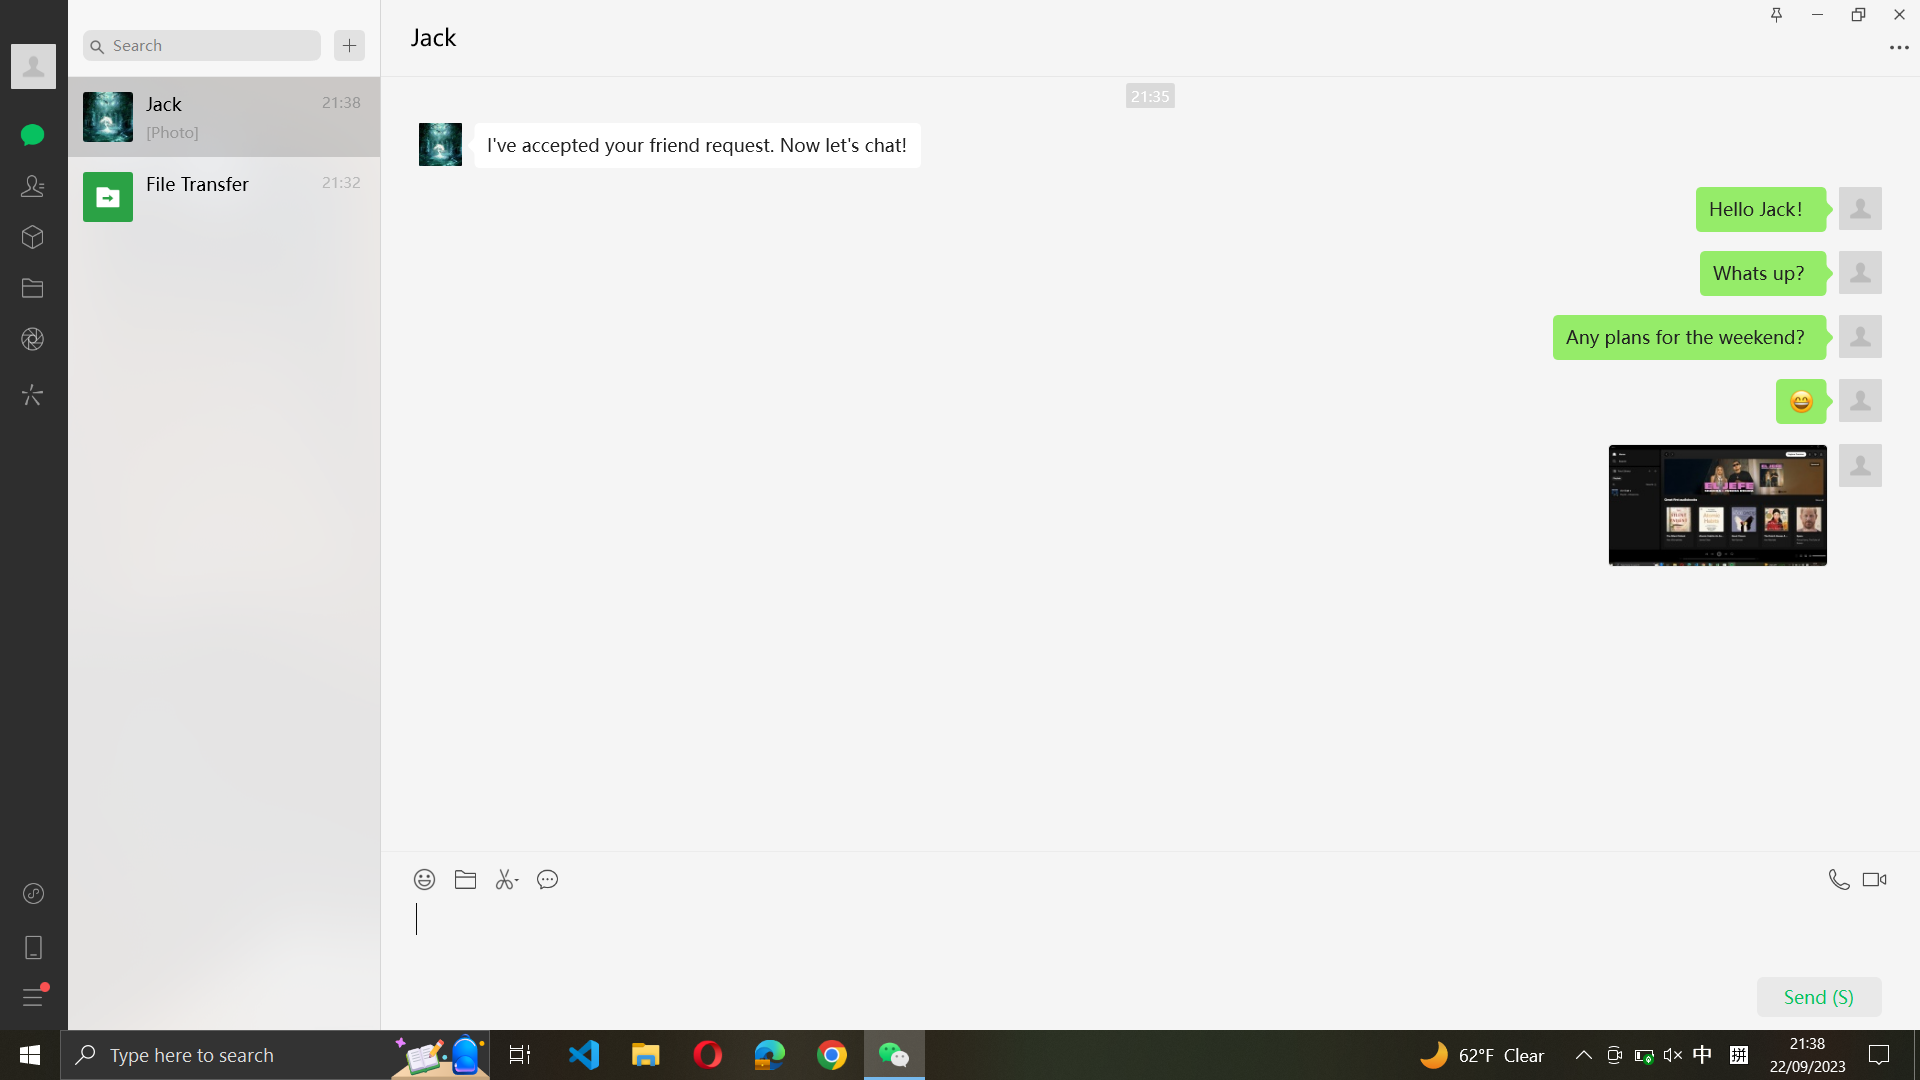  I want to click on the new chat option, so click(349, 45).